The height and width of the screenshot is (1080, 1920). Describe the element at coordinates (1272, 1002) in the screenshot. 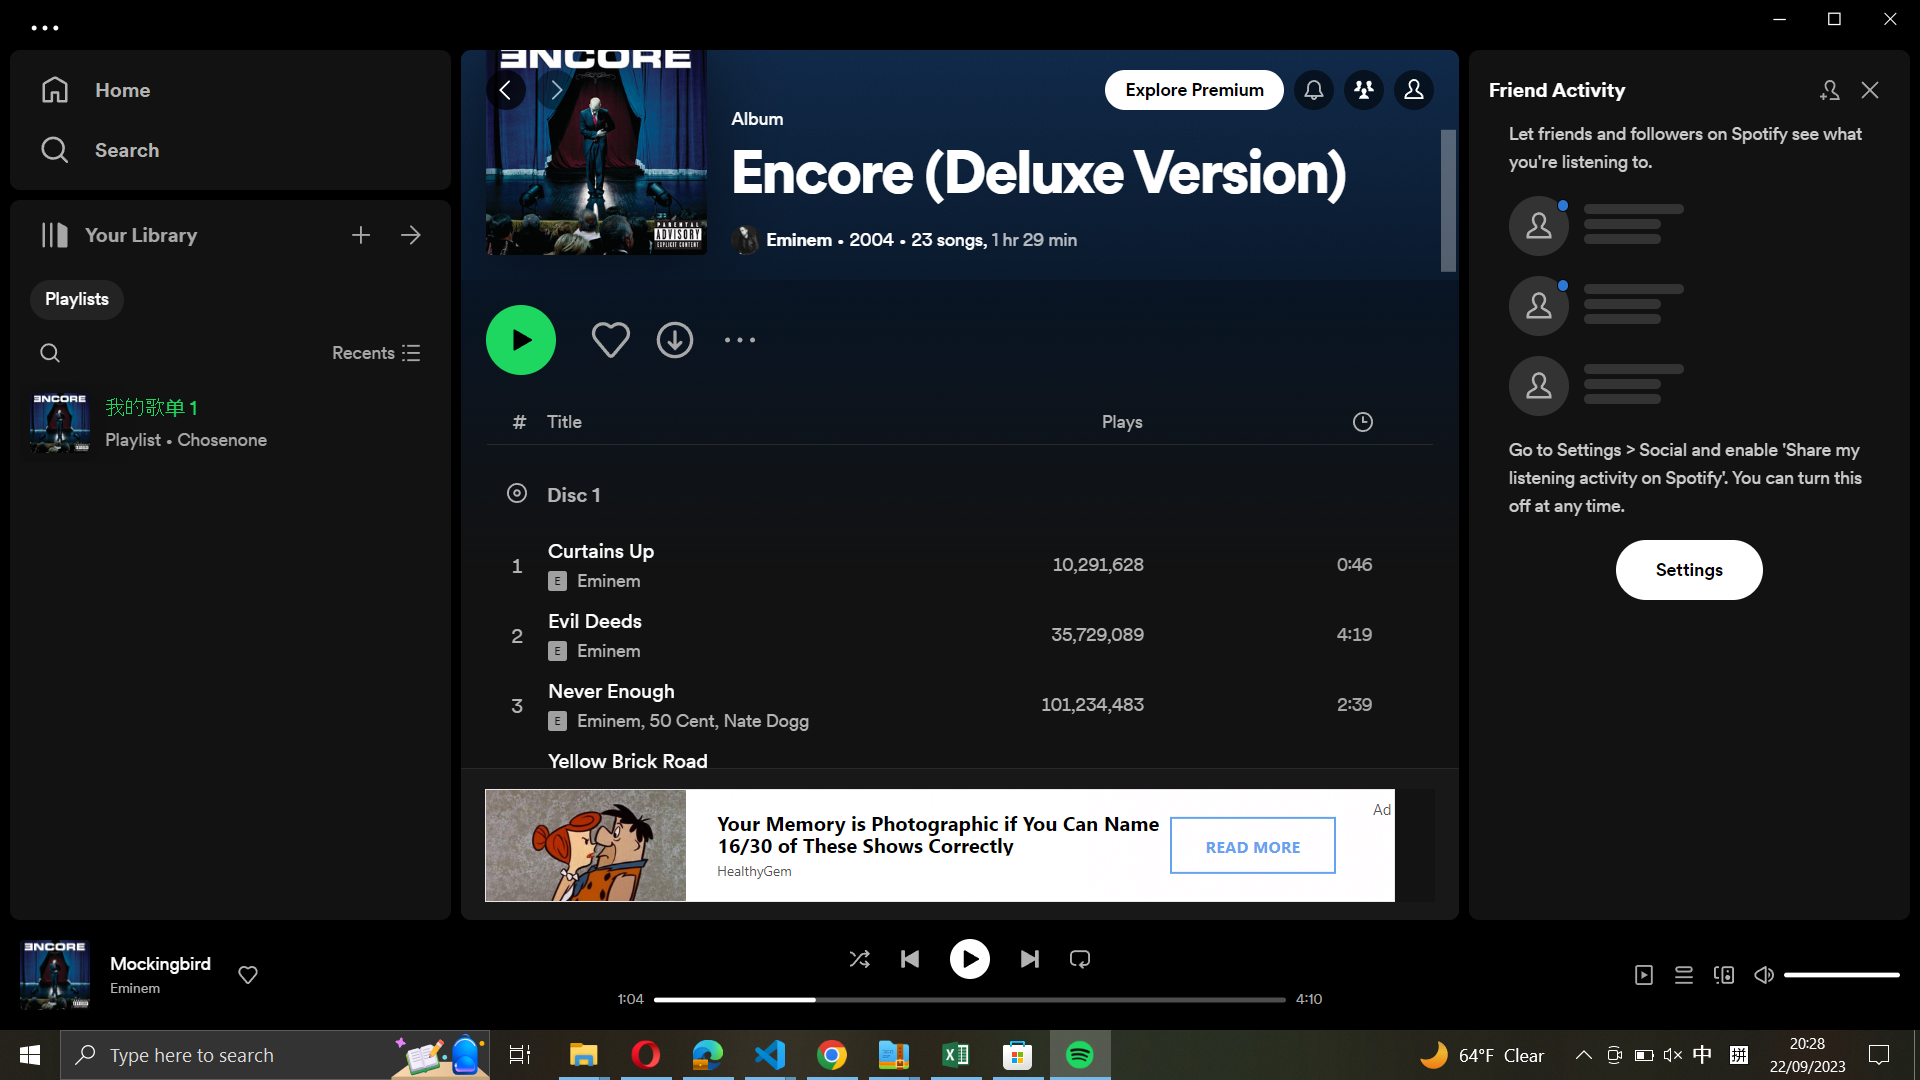

I see `Advance to the closing part of the playing song` at that location.